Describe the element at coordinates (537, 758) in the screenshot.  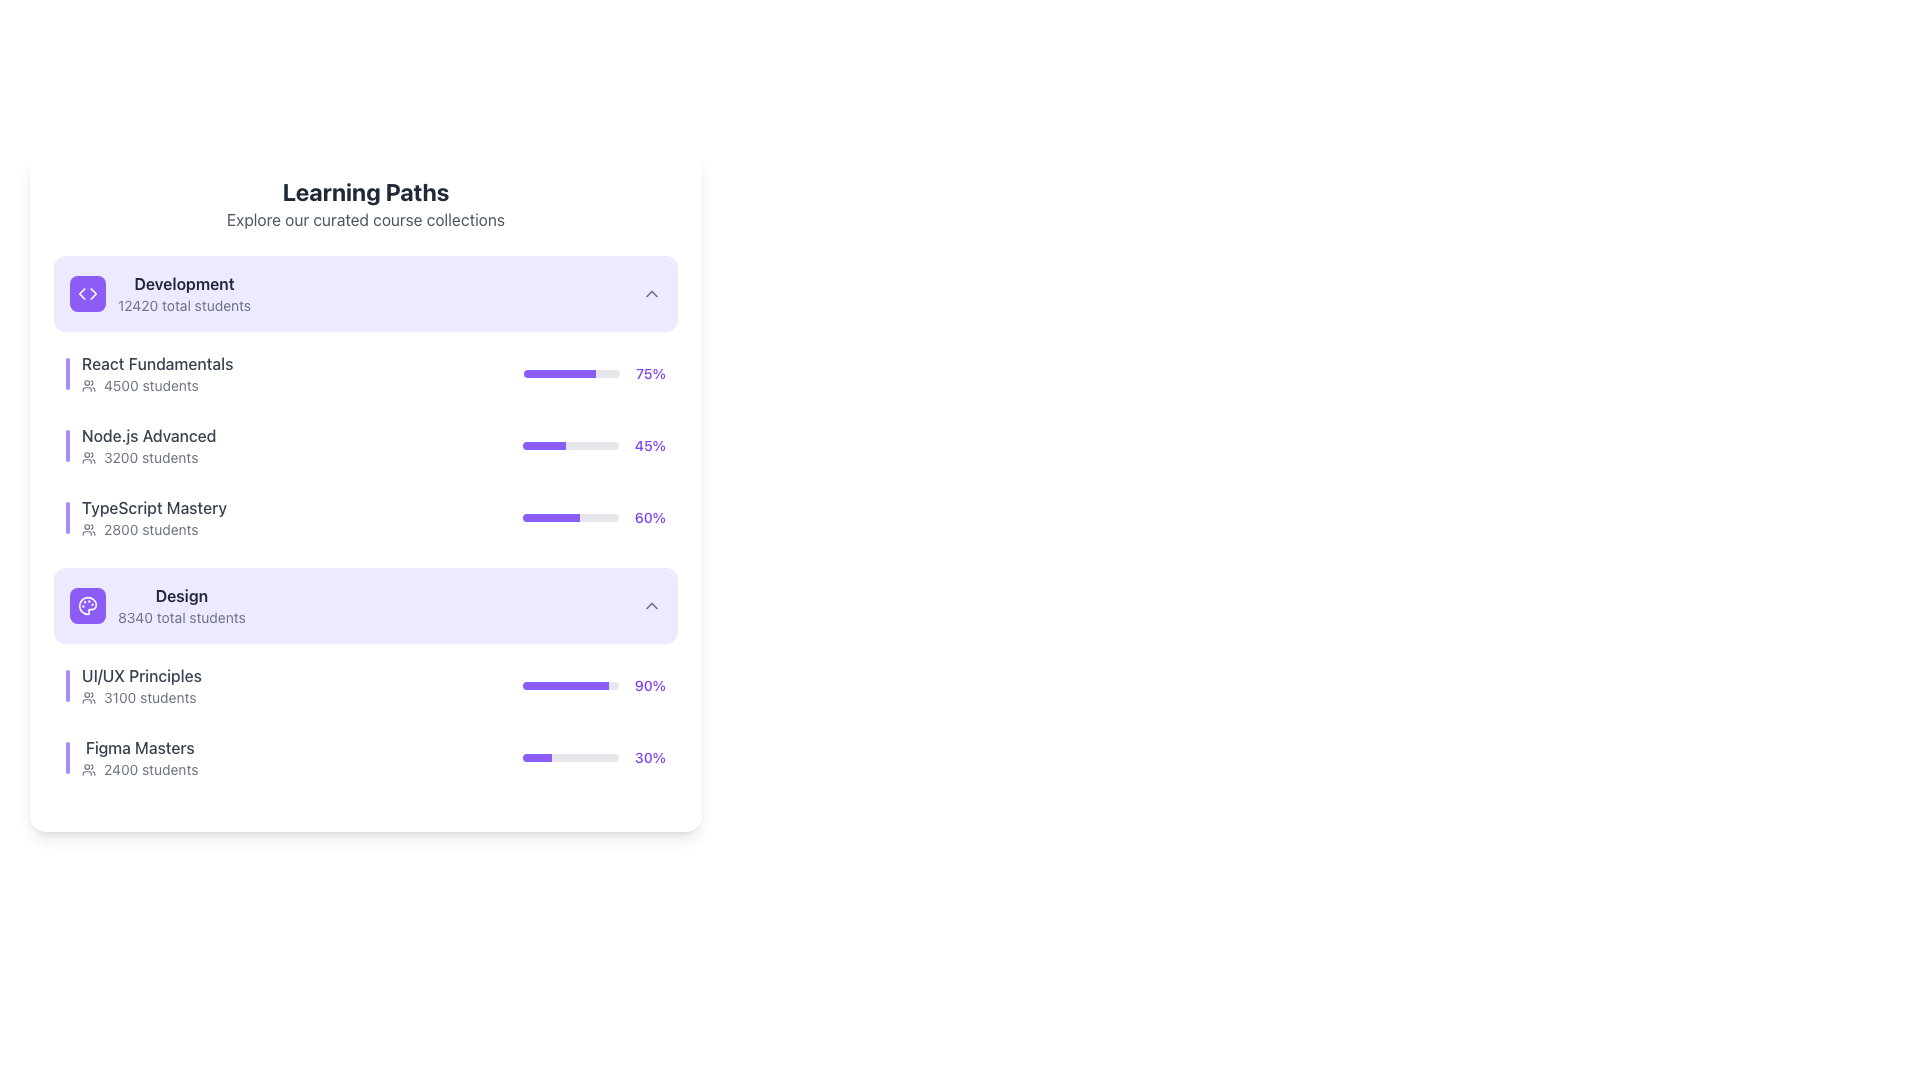
I see `the progress percentage visually indicated by the progress bar segment for the 'Figma Masters' course, located under the course label in the 'Design' section` at that location.